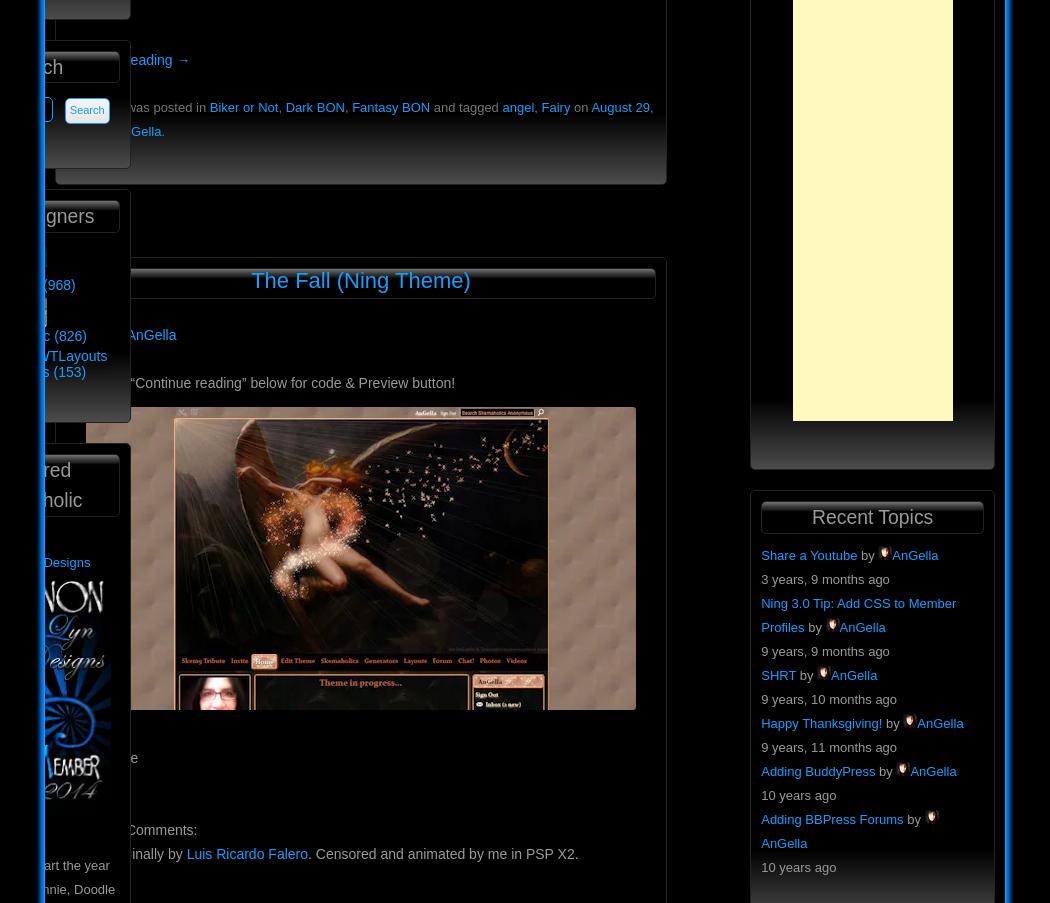  Describe the element at coordinates (808, 553) in the screenshot. I see `'Share a Youtube'` at that location.